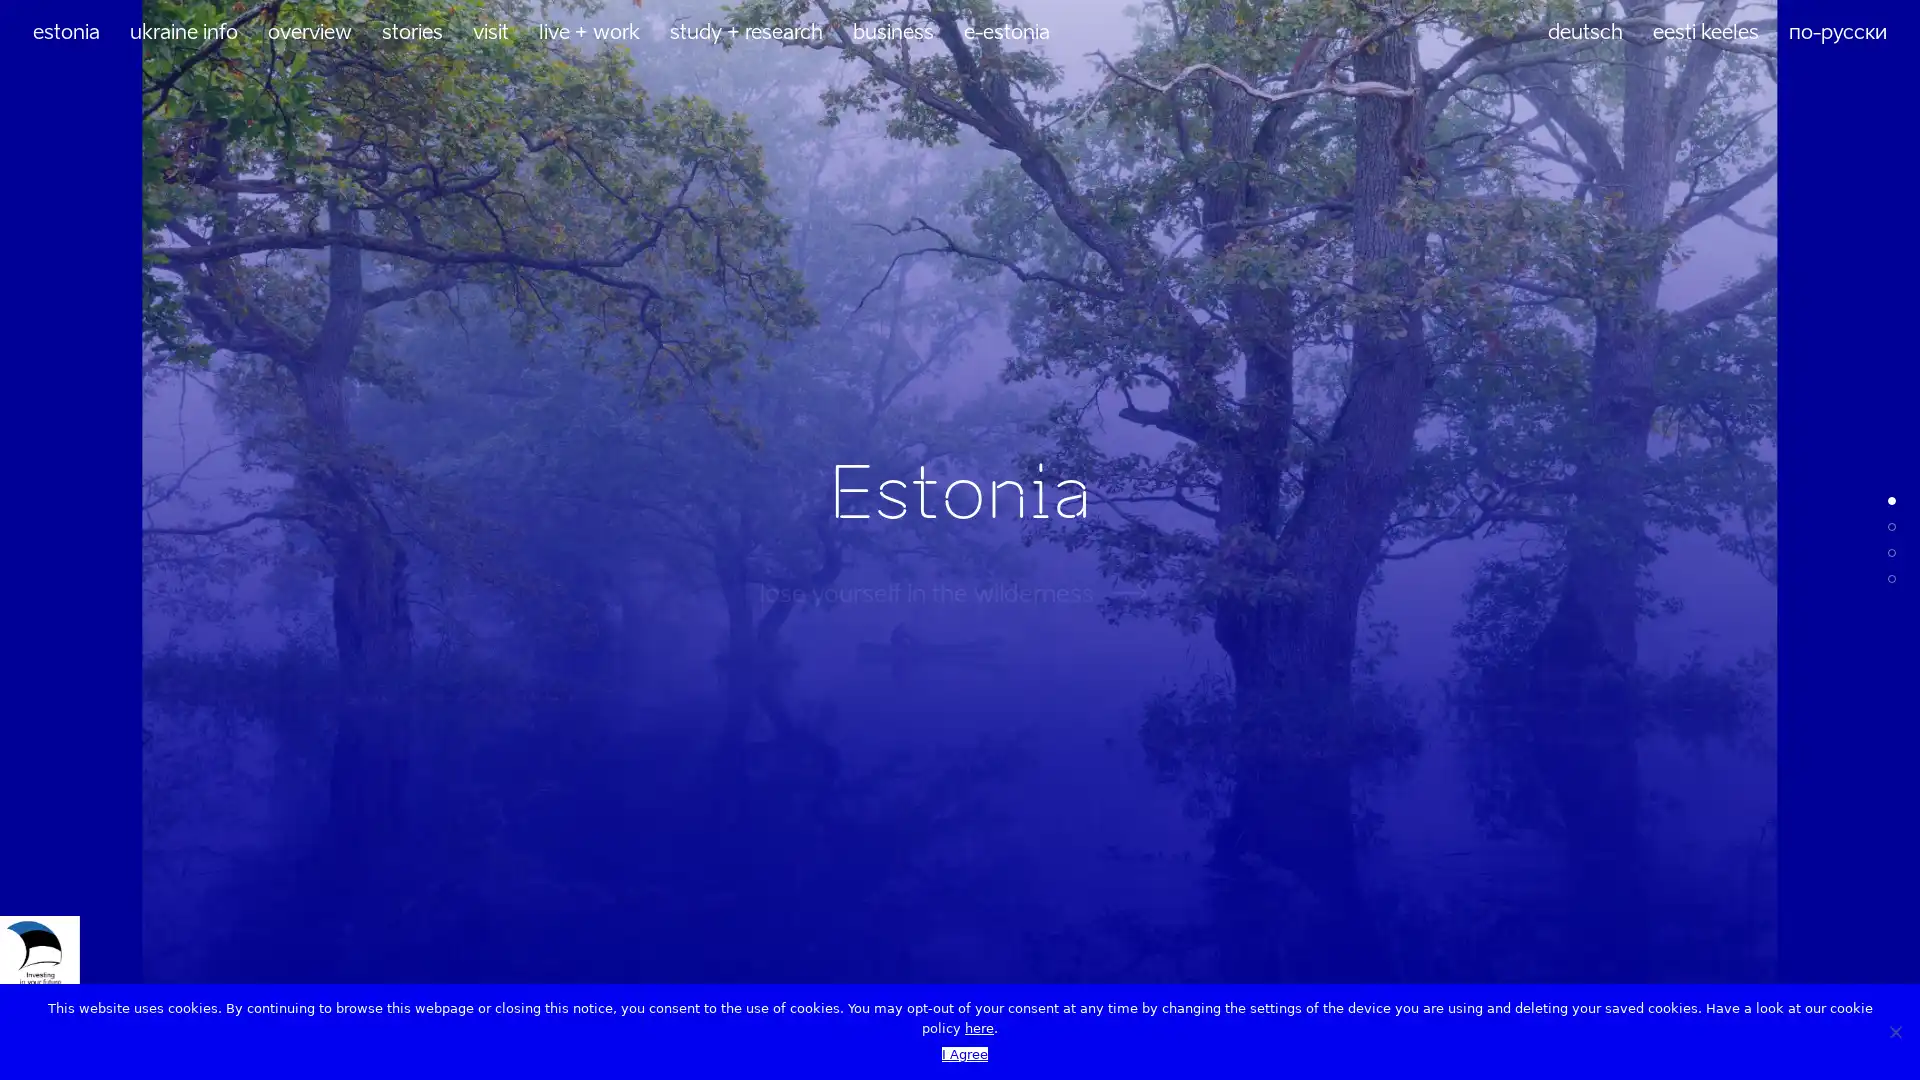 Image resolution: width=1920 pixels, height=1080 pixels. I want to click on Submit search, so click(454, 728).